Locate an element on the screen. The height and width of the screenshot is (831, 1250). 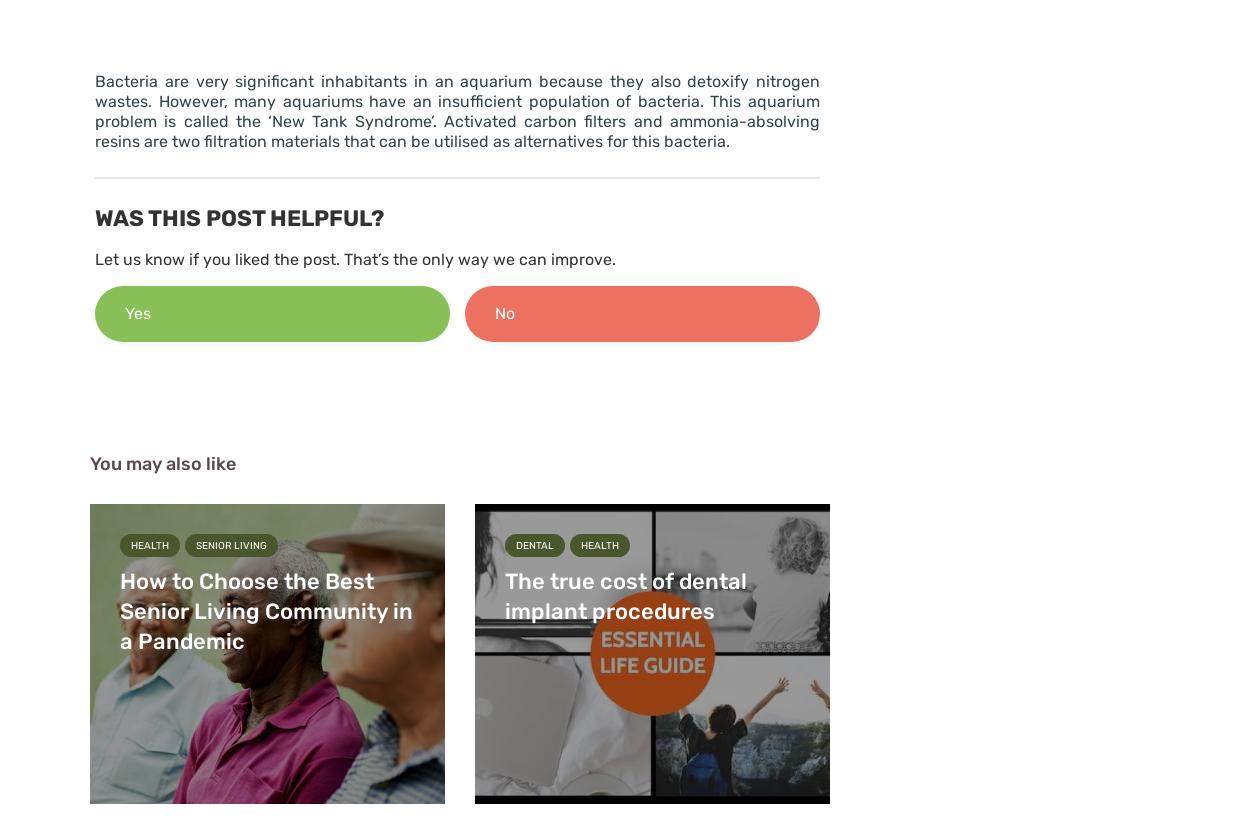
'Senior Living' is located at coordinates (230, 544).